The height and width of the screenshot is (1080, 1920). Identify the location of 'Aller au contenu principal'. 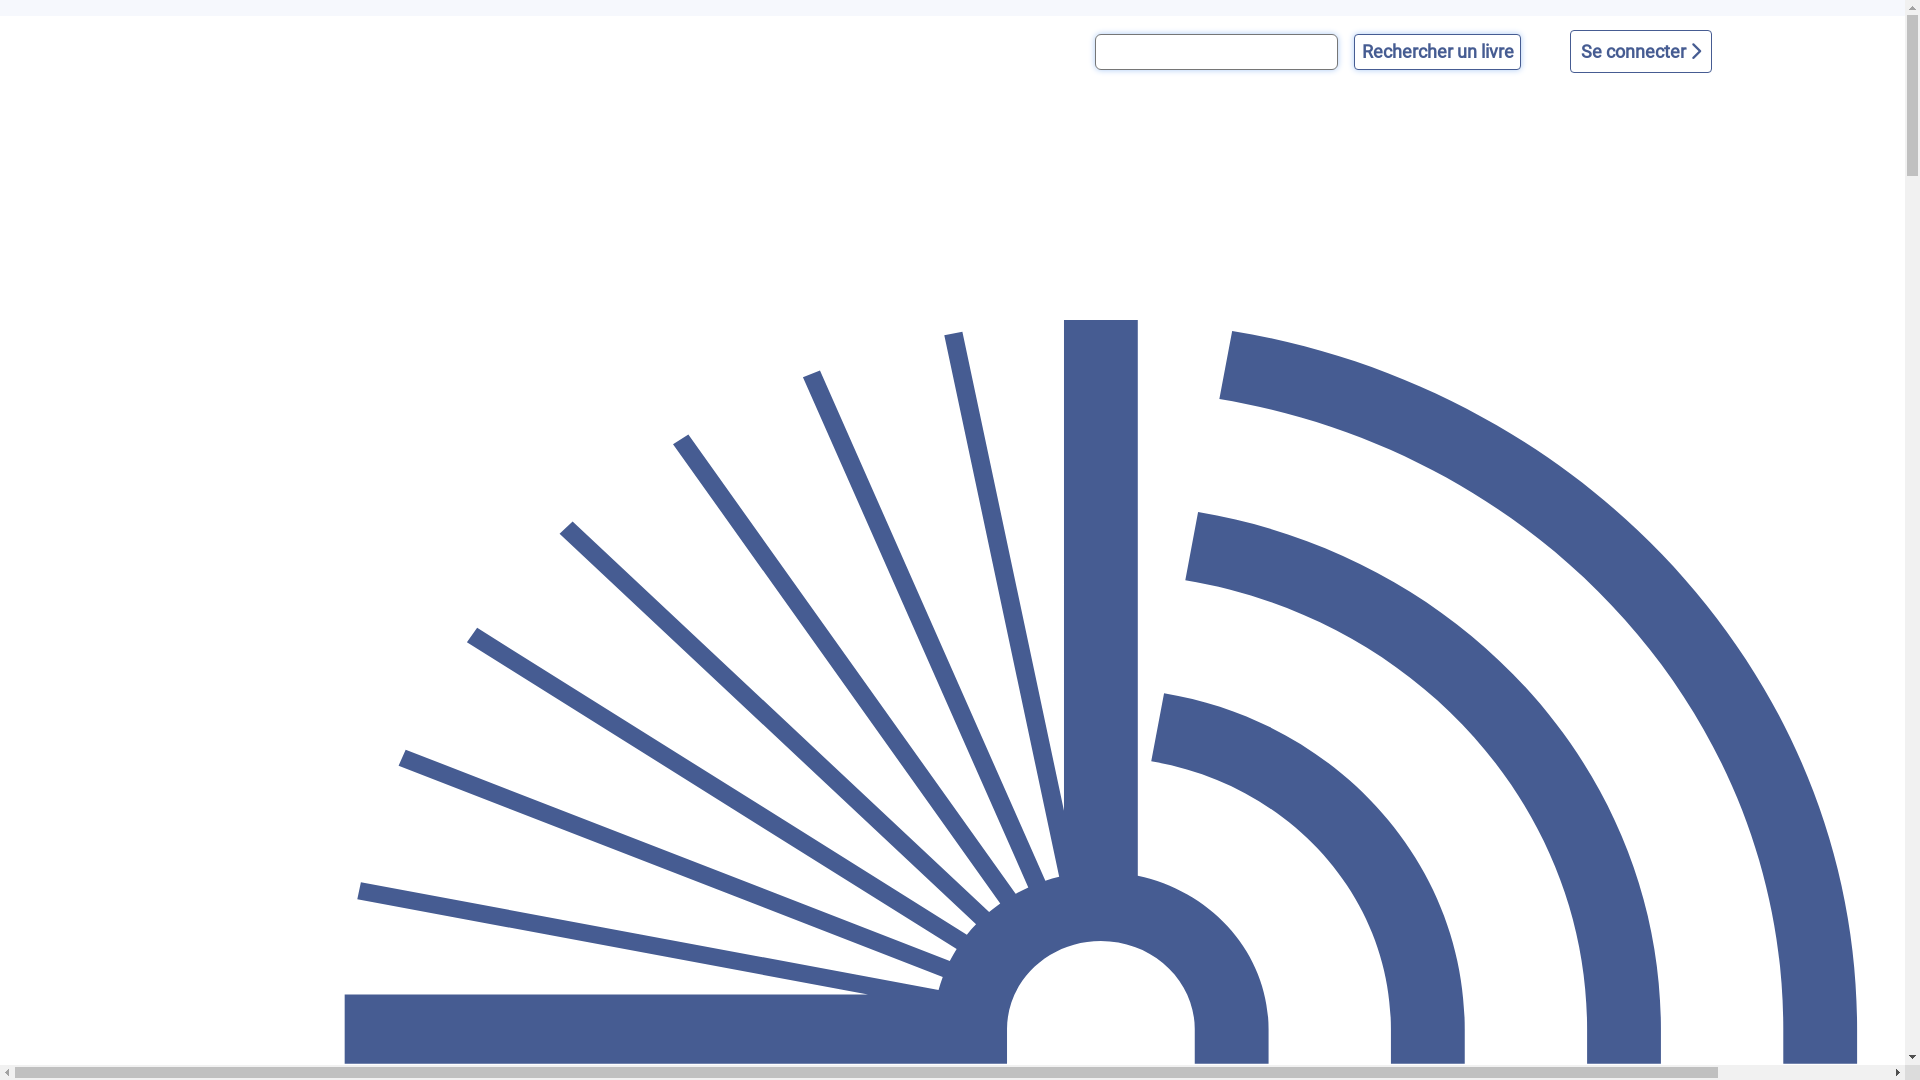
(0, 16).